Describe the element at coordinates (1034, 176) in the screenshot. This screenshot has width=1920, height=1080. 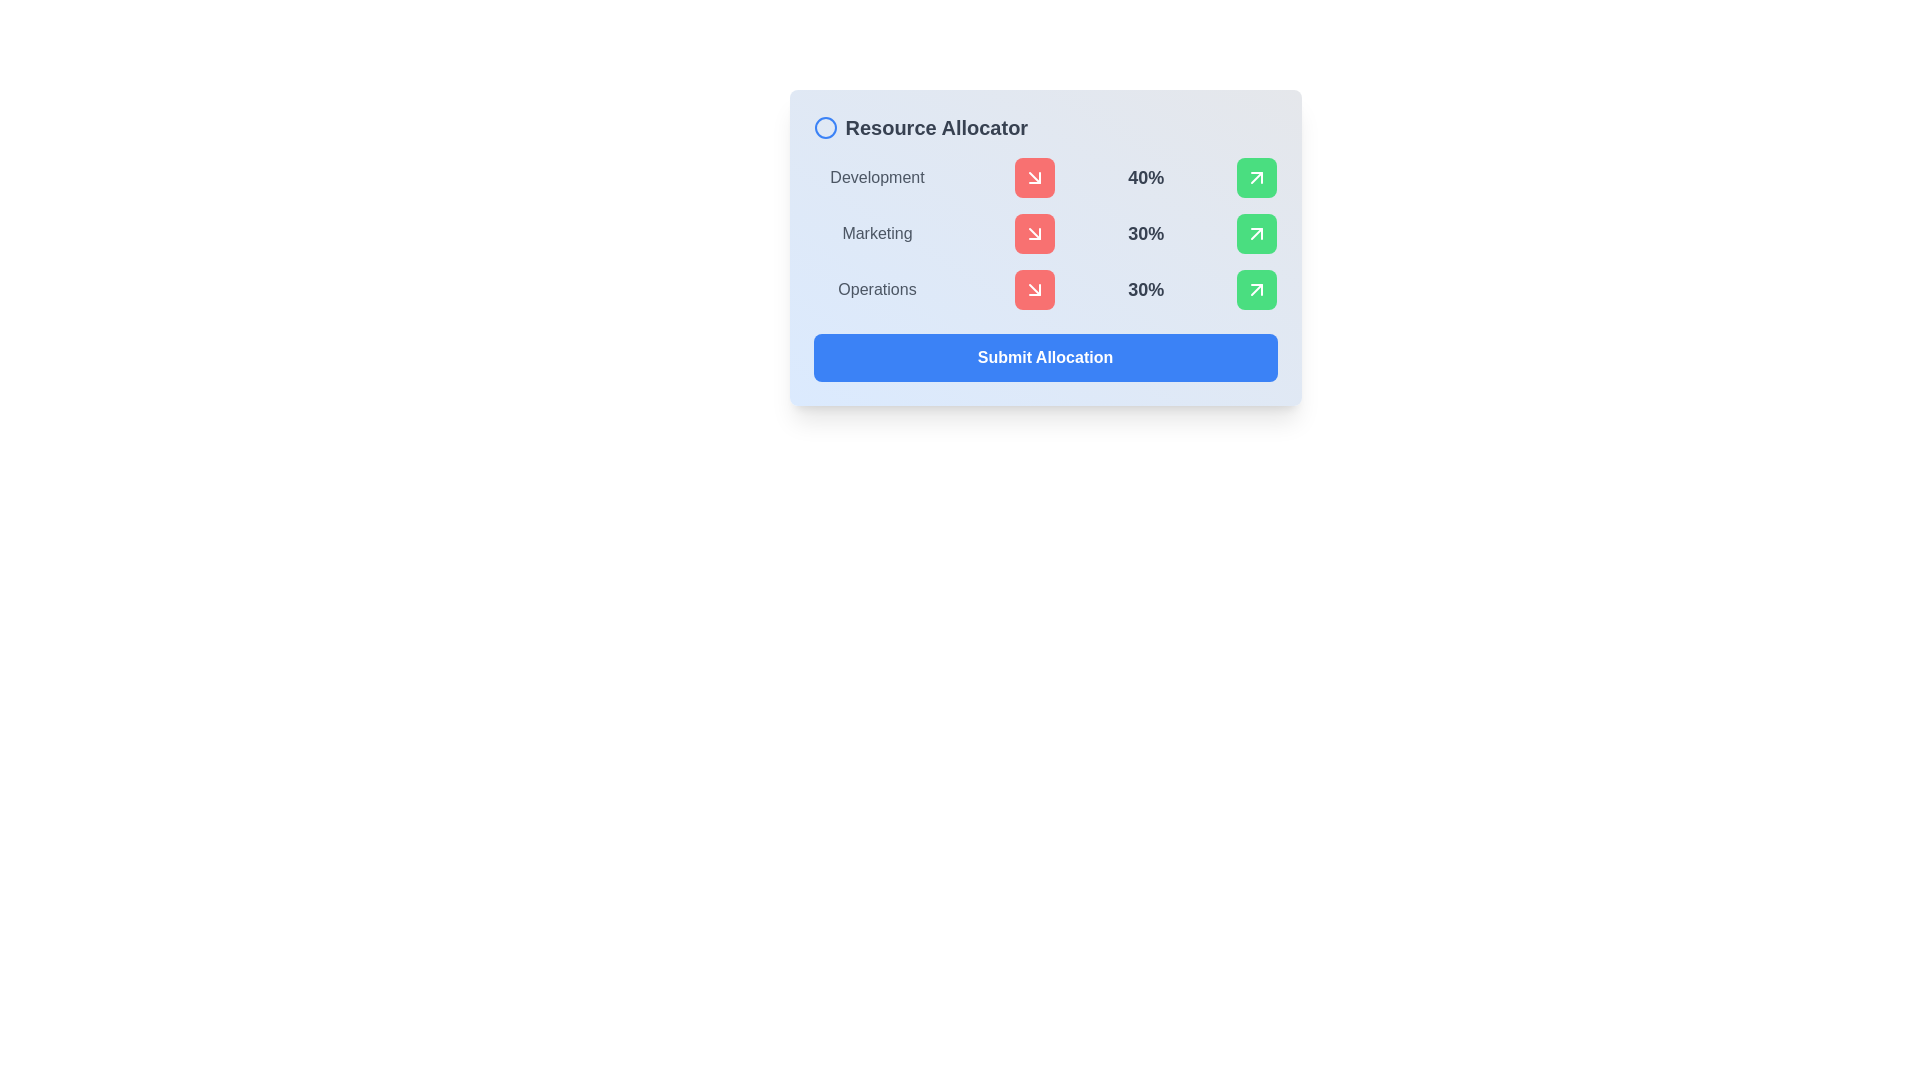
I see `the downward-right arrow SVG icon located within the red circular button in the first row of the Resource Allocator table associated with the Development label` at that location.